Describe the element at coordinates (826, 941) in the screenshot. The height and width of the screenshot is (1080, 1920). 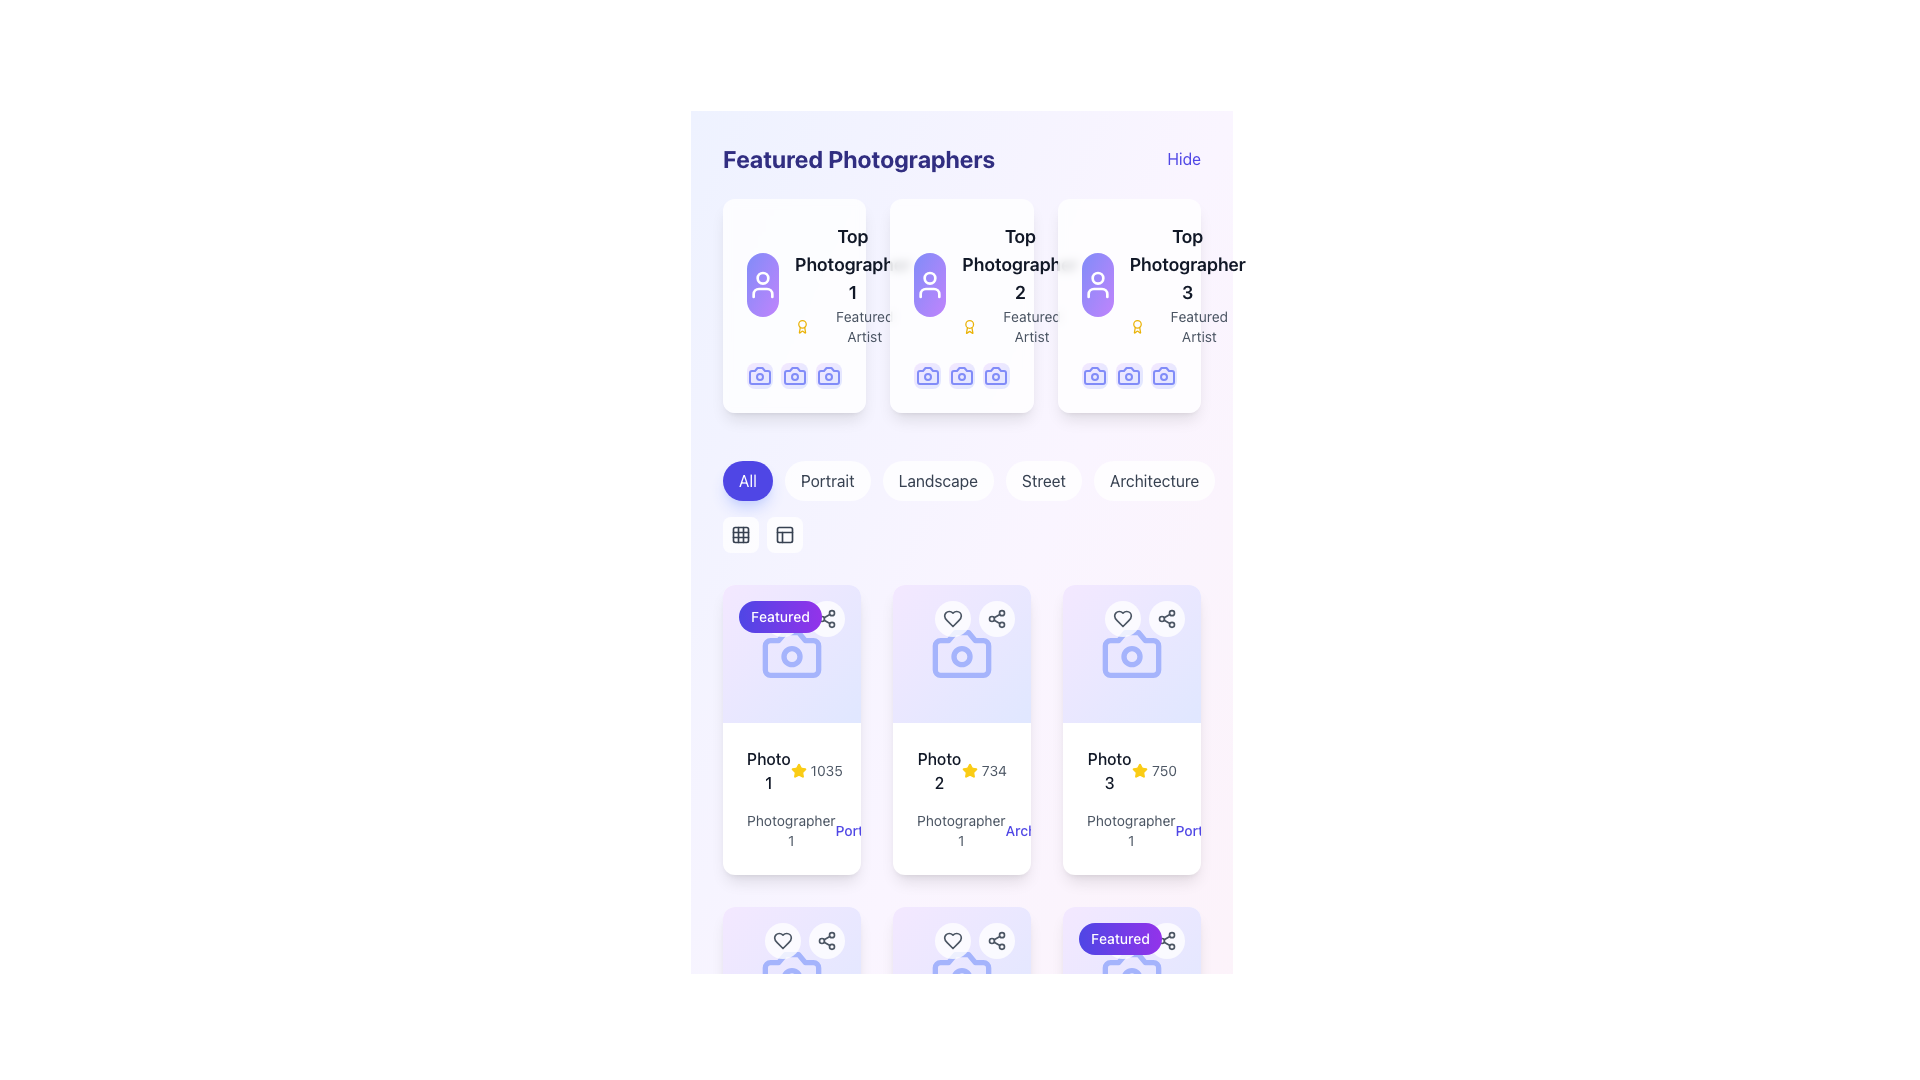
I see `the share icon located at the top-right corner of the 'Photo 2' entry` at that location.